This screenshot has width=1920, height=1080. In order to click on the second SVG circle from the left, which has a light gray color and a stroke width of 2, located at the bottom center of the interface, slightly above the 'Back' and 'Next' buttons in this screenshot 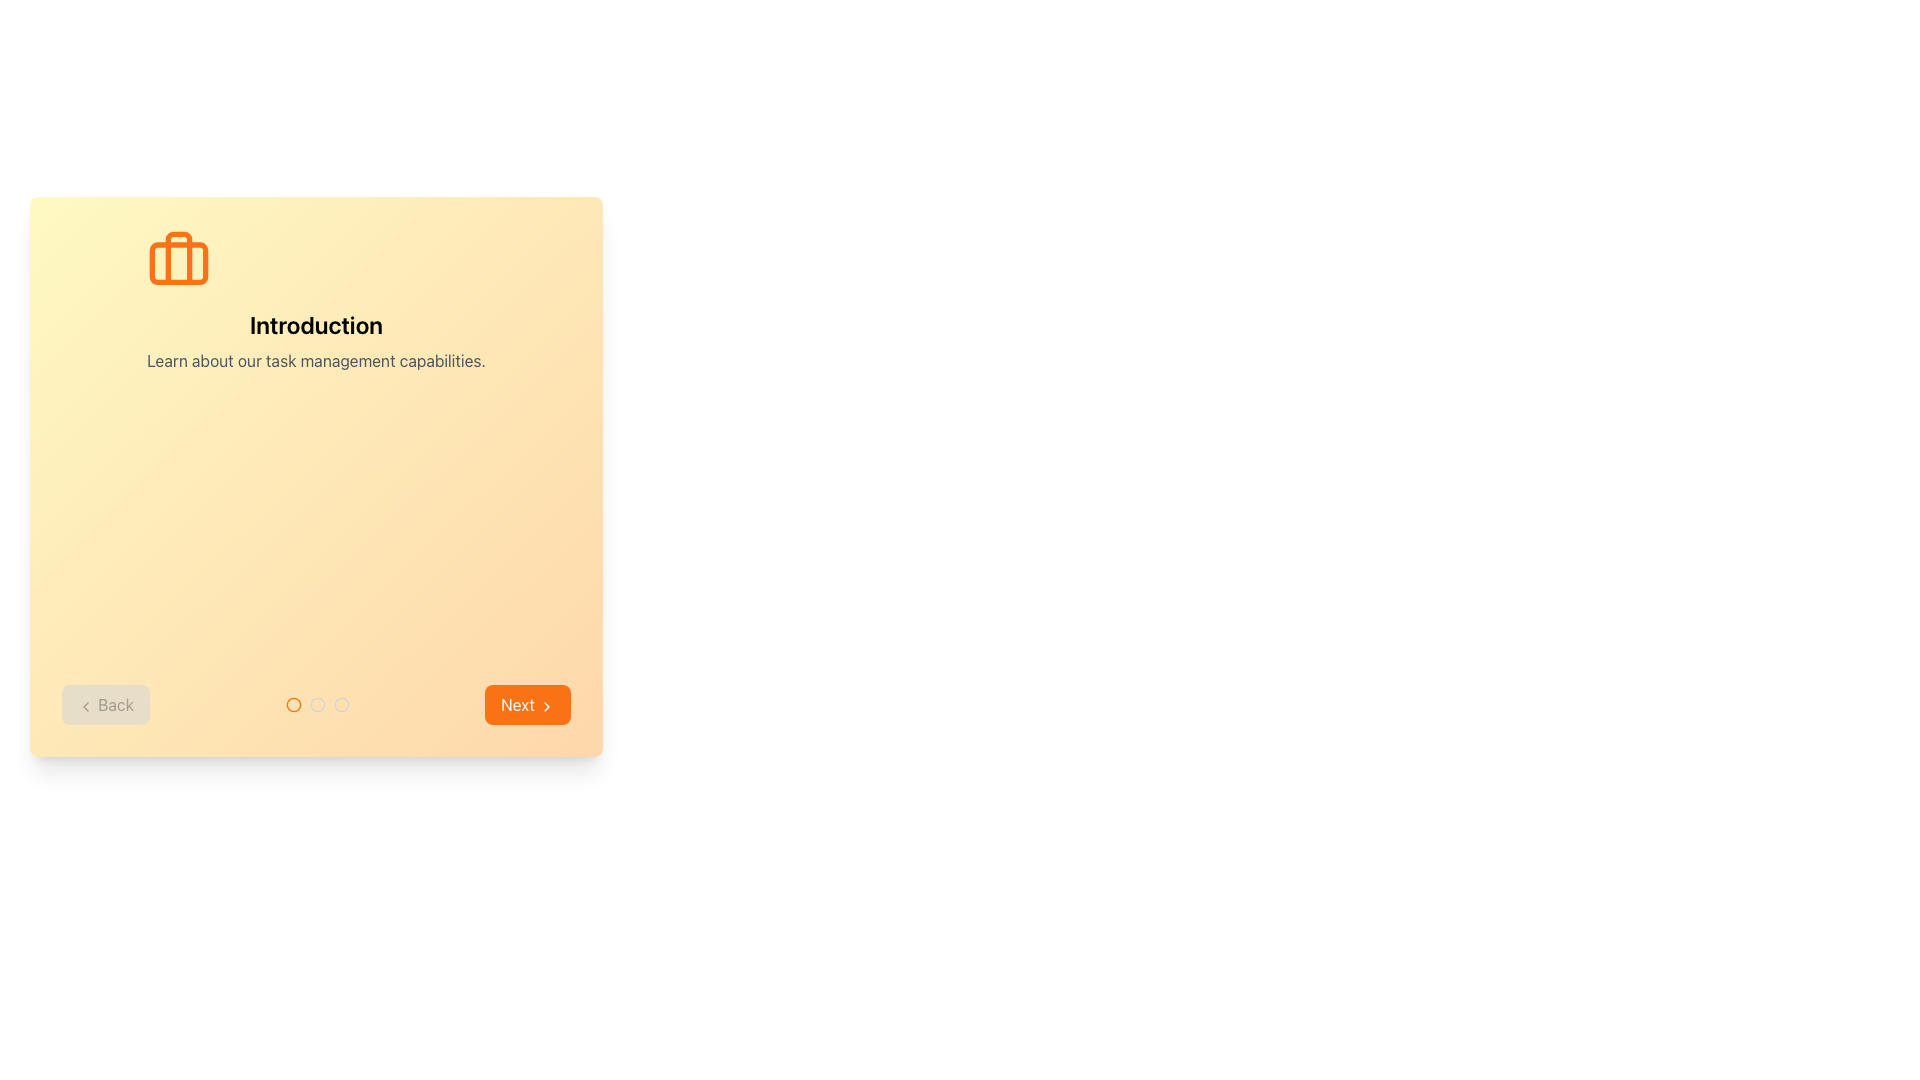, I will do `click(341, 704)`.